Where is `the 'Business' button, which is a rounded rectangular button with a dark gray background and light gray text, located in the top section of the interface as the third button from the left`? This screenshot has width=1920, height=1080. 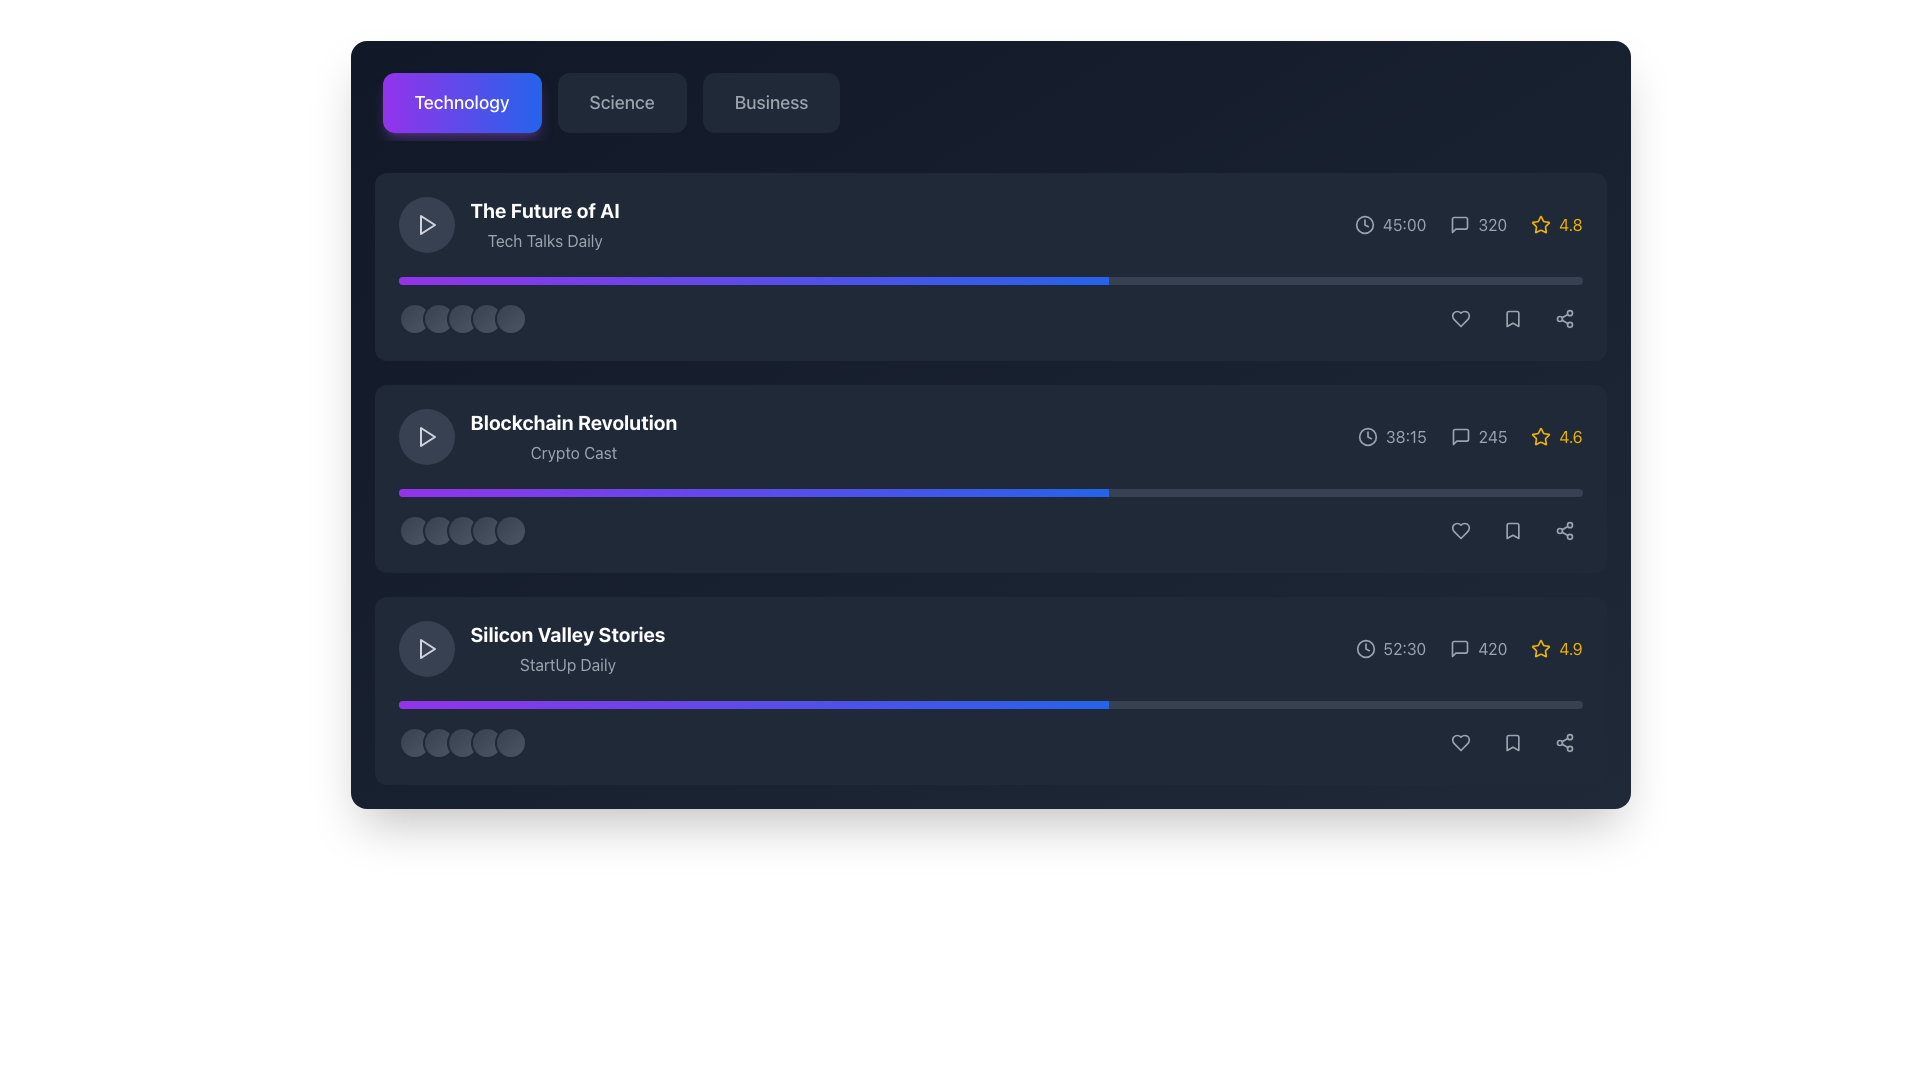
the 'Business' button, which is a rounded rectangular button with a dark gray background and light gray text, located in the top section of the interface as the third button from the left is located at coordinates (770, 103).